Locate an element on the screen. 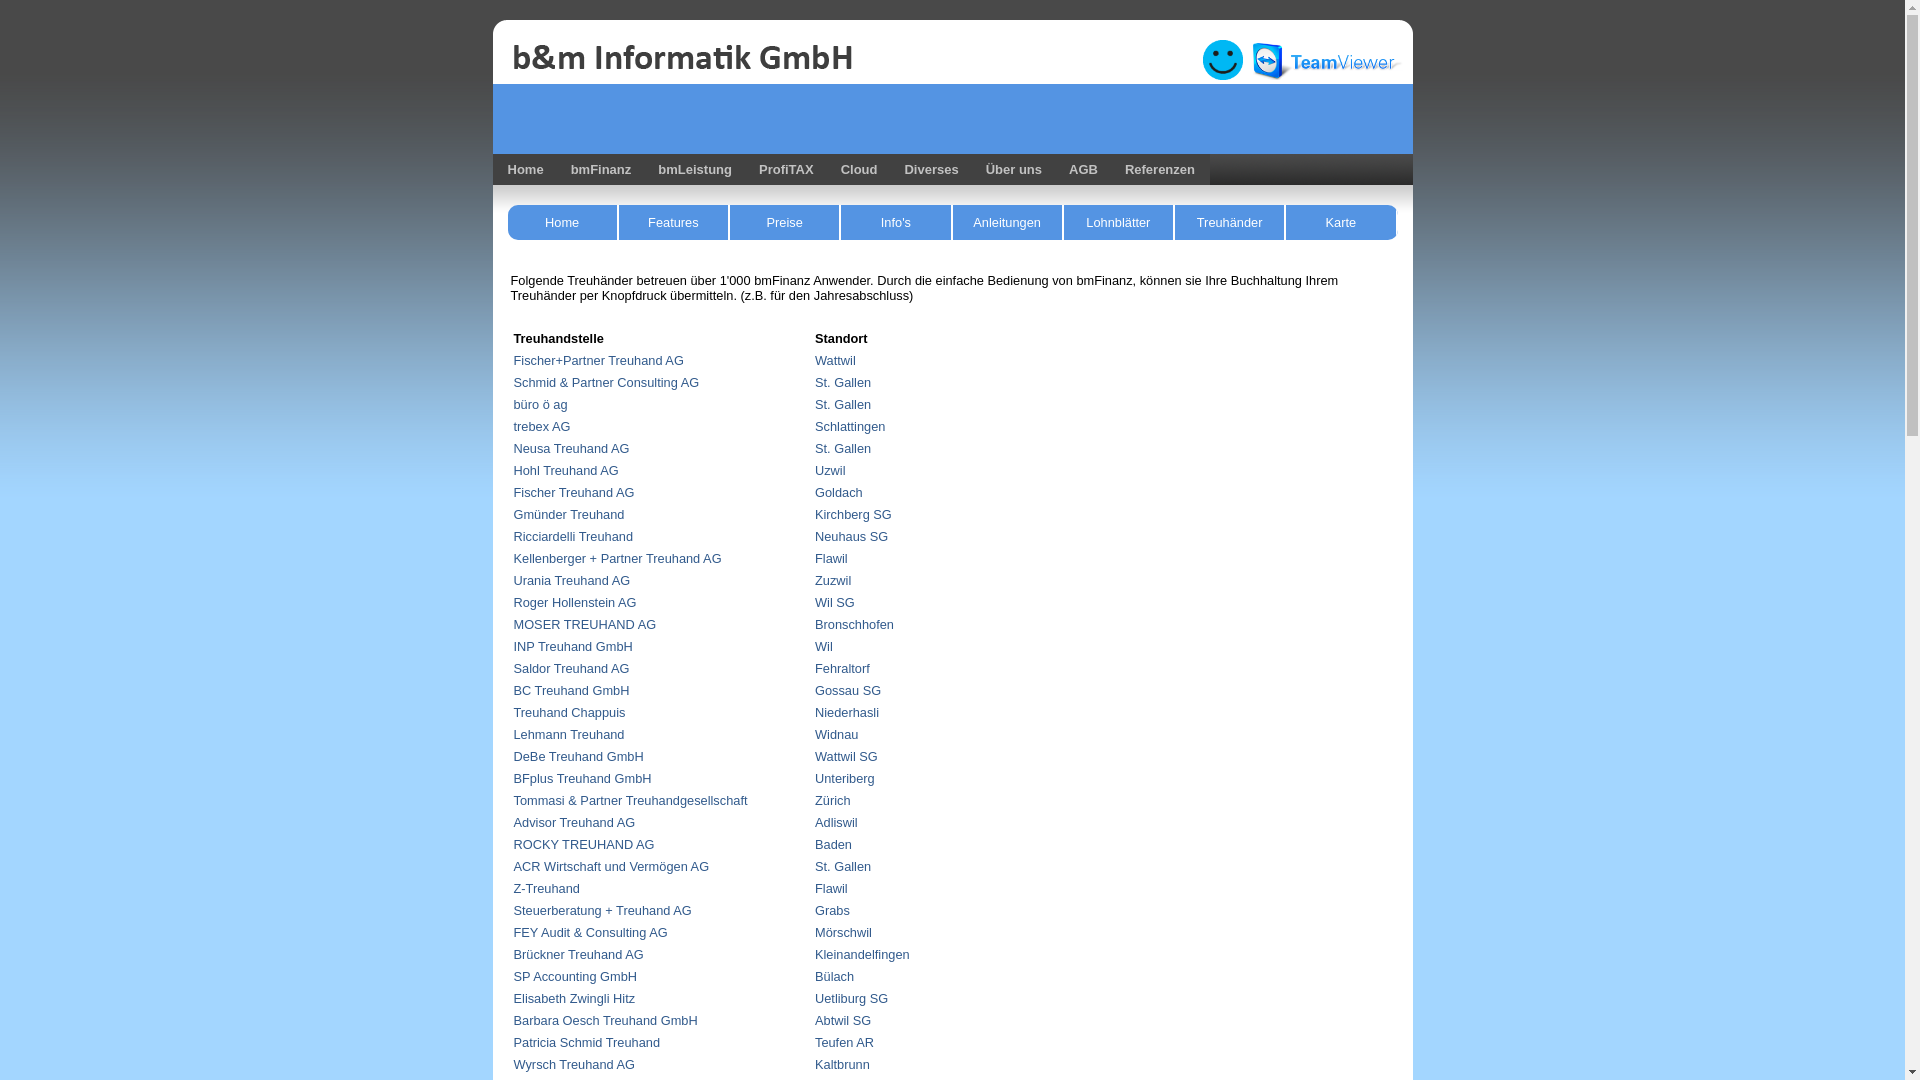  'bmLeistung' is located at coordinates (643, 168).